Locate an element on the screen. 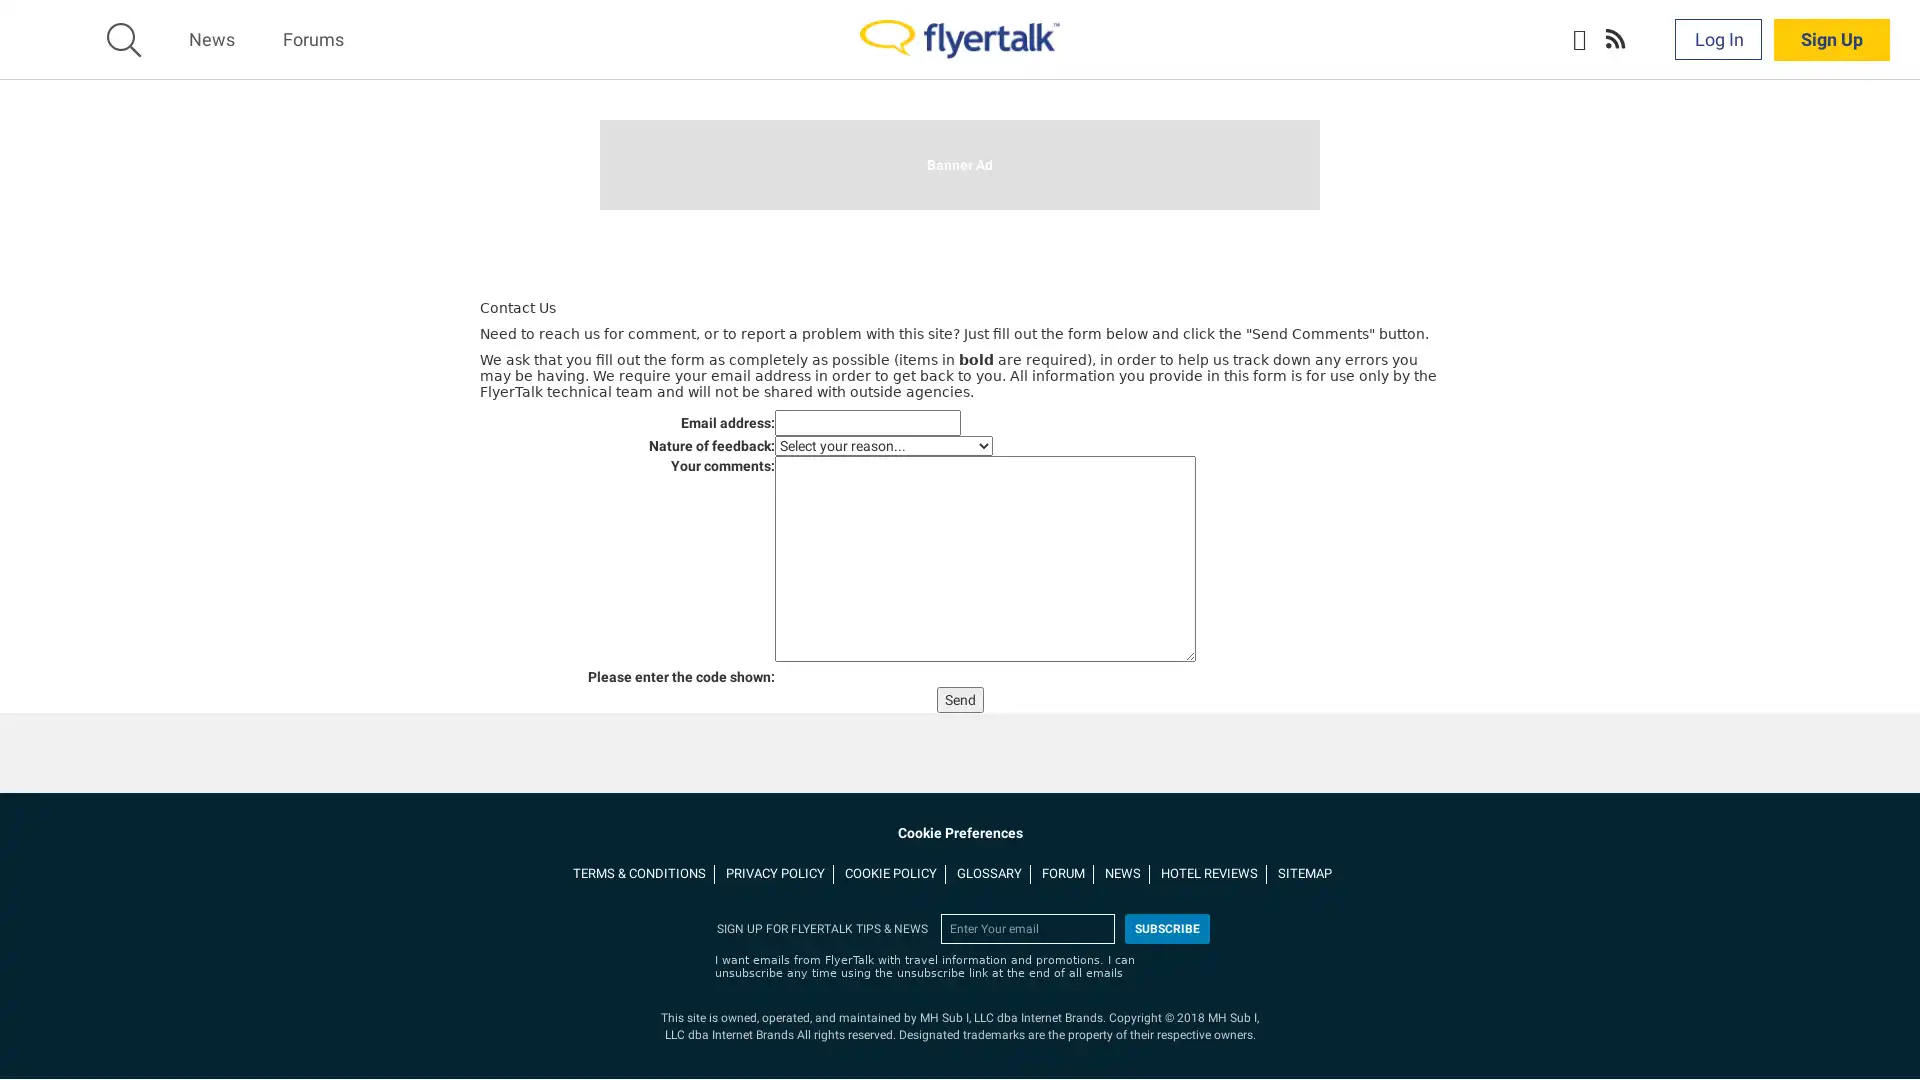 The height and width of the screenshot is (1080, 1920). More Information is located at coordinates (1126, 1038).